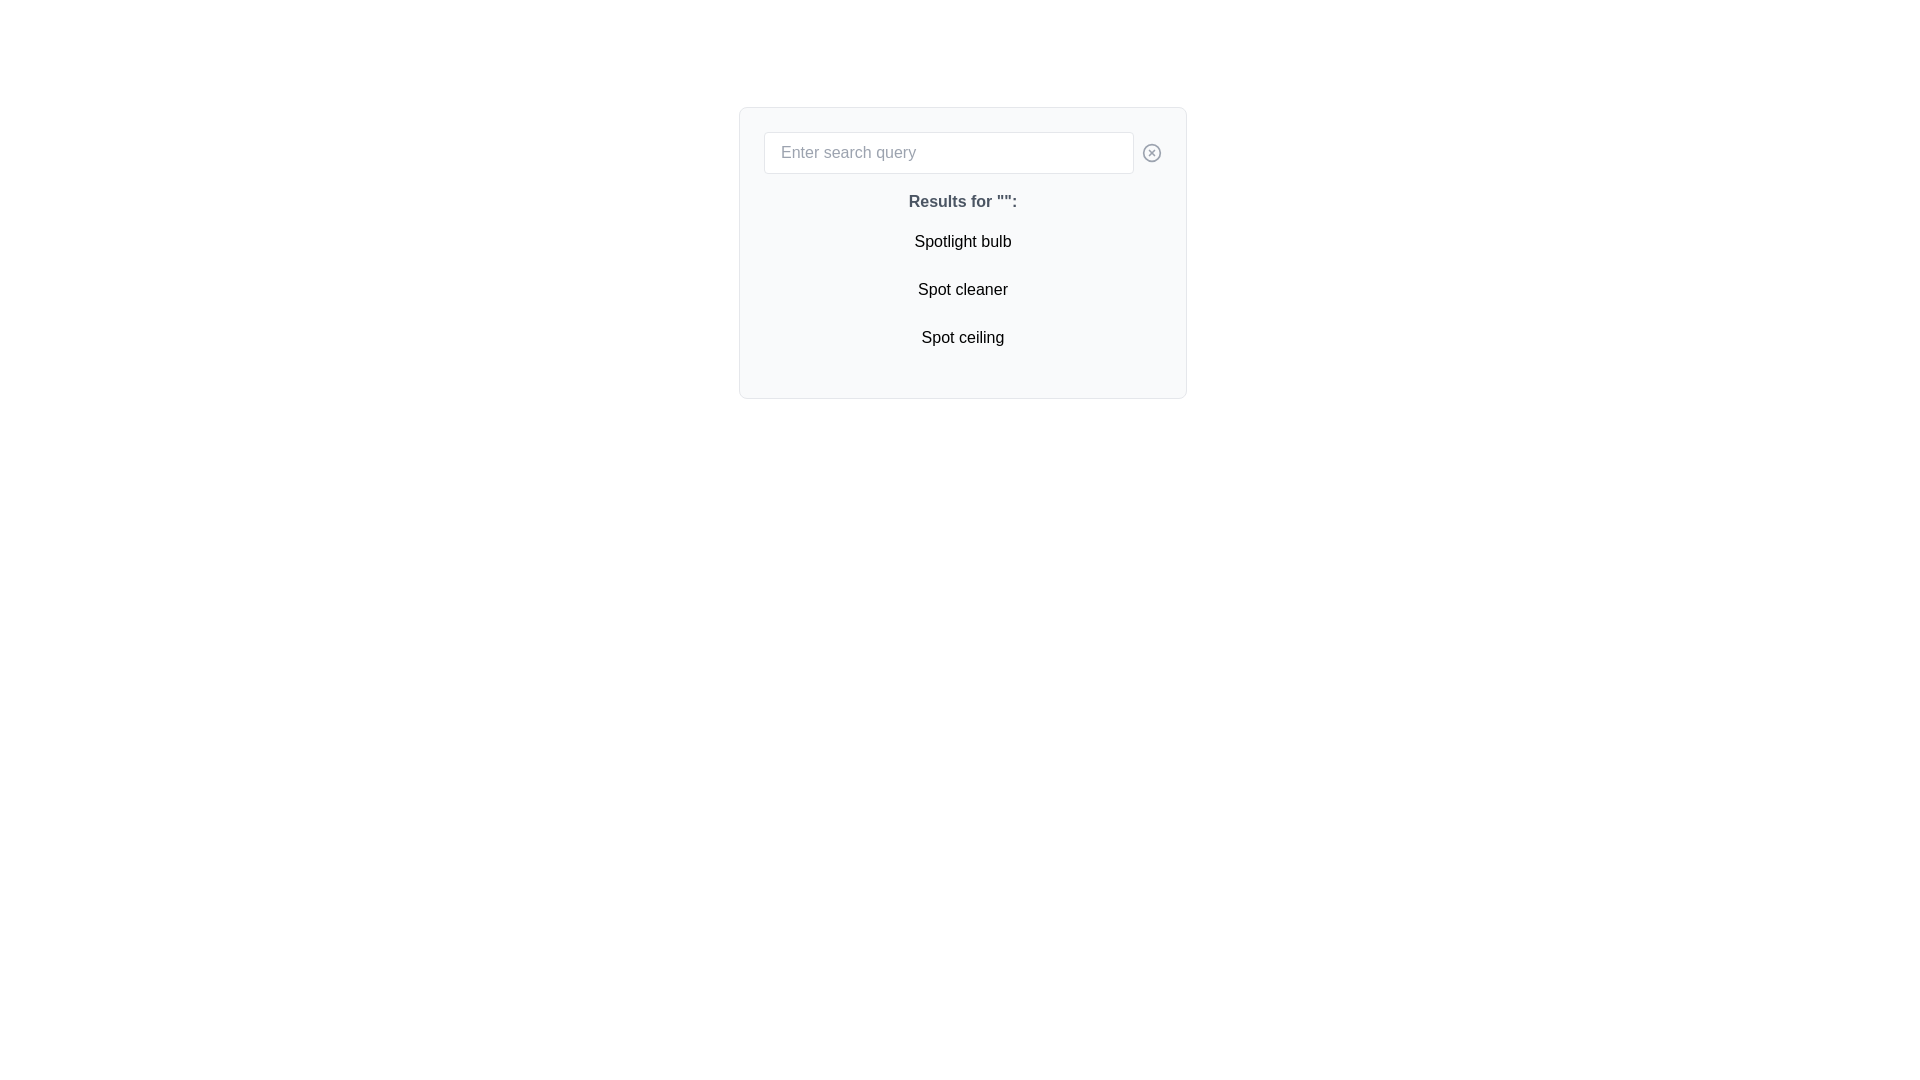 The height and width of the screenshot is (1080, 1920). I want to click on character 'g' which is the 12th letter in the displayed search result 'Spotlight bulb' located in the first item of the vertically oriented list below the search input box, so click(958, 240).